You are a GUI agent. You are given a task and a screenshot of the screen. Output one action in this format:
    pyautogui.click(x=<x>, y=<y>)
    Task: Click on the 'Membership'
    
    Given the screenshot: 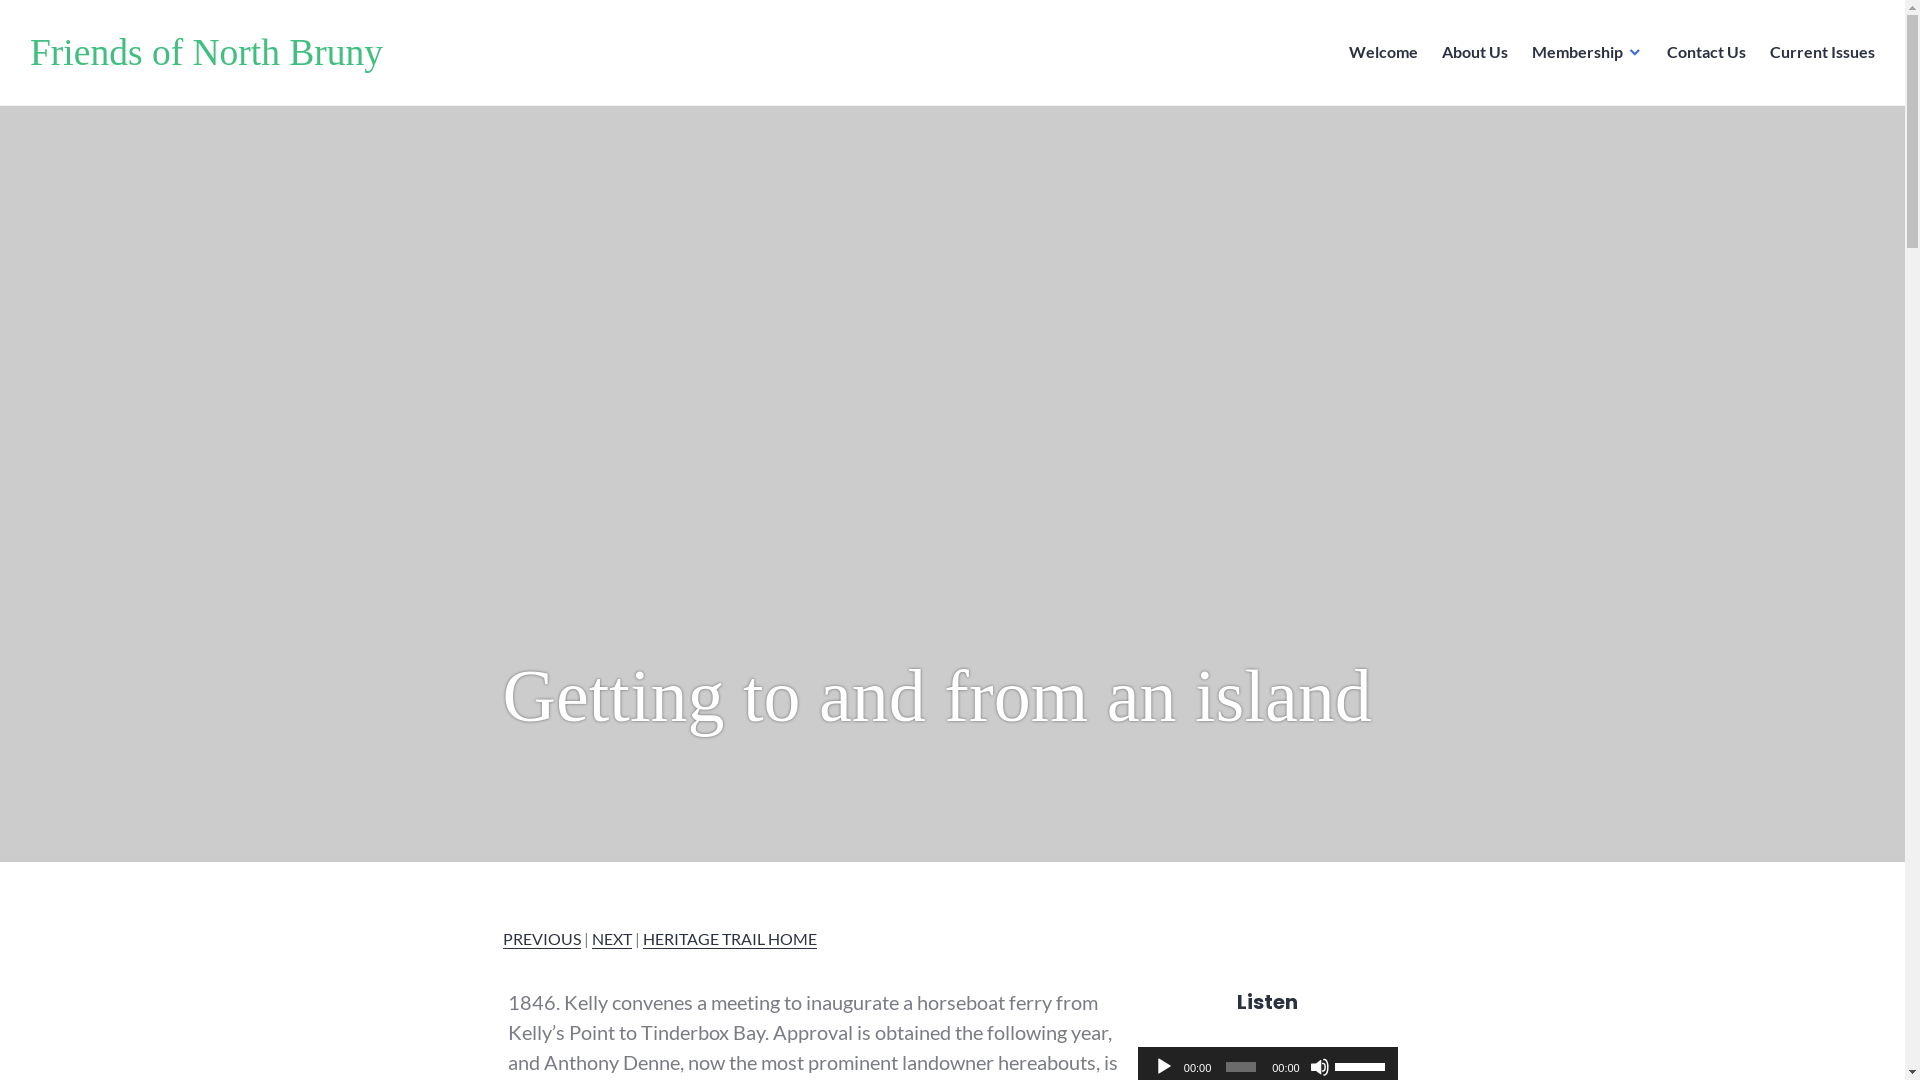 What is the action you would take?
    pyautogui.click(x=1586, y=52)
    